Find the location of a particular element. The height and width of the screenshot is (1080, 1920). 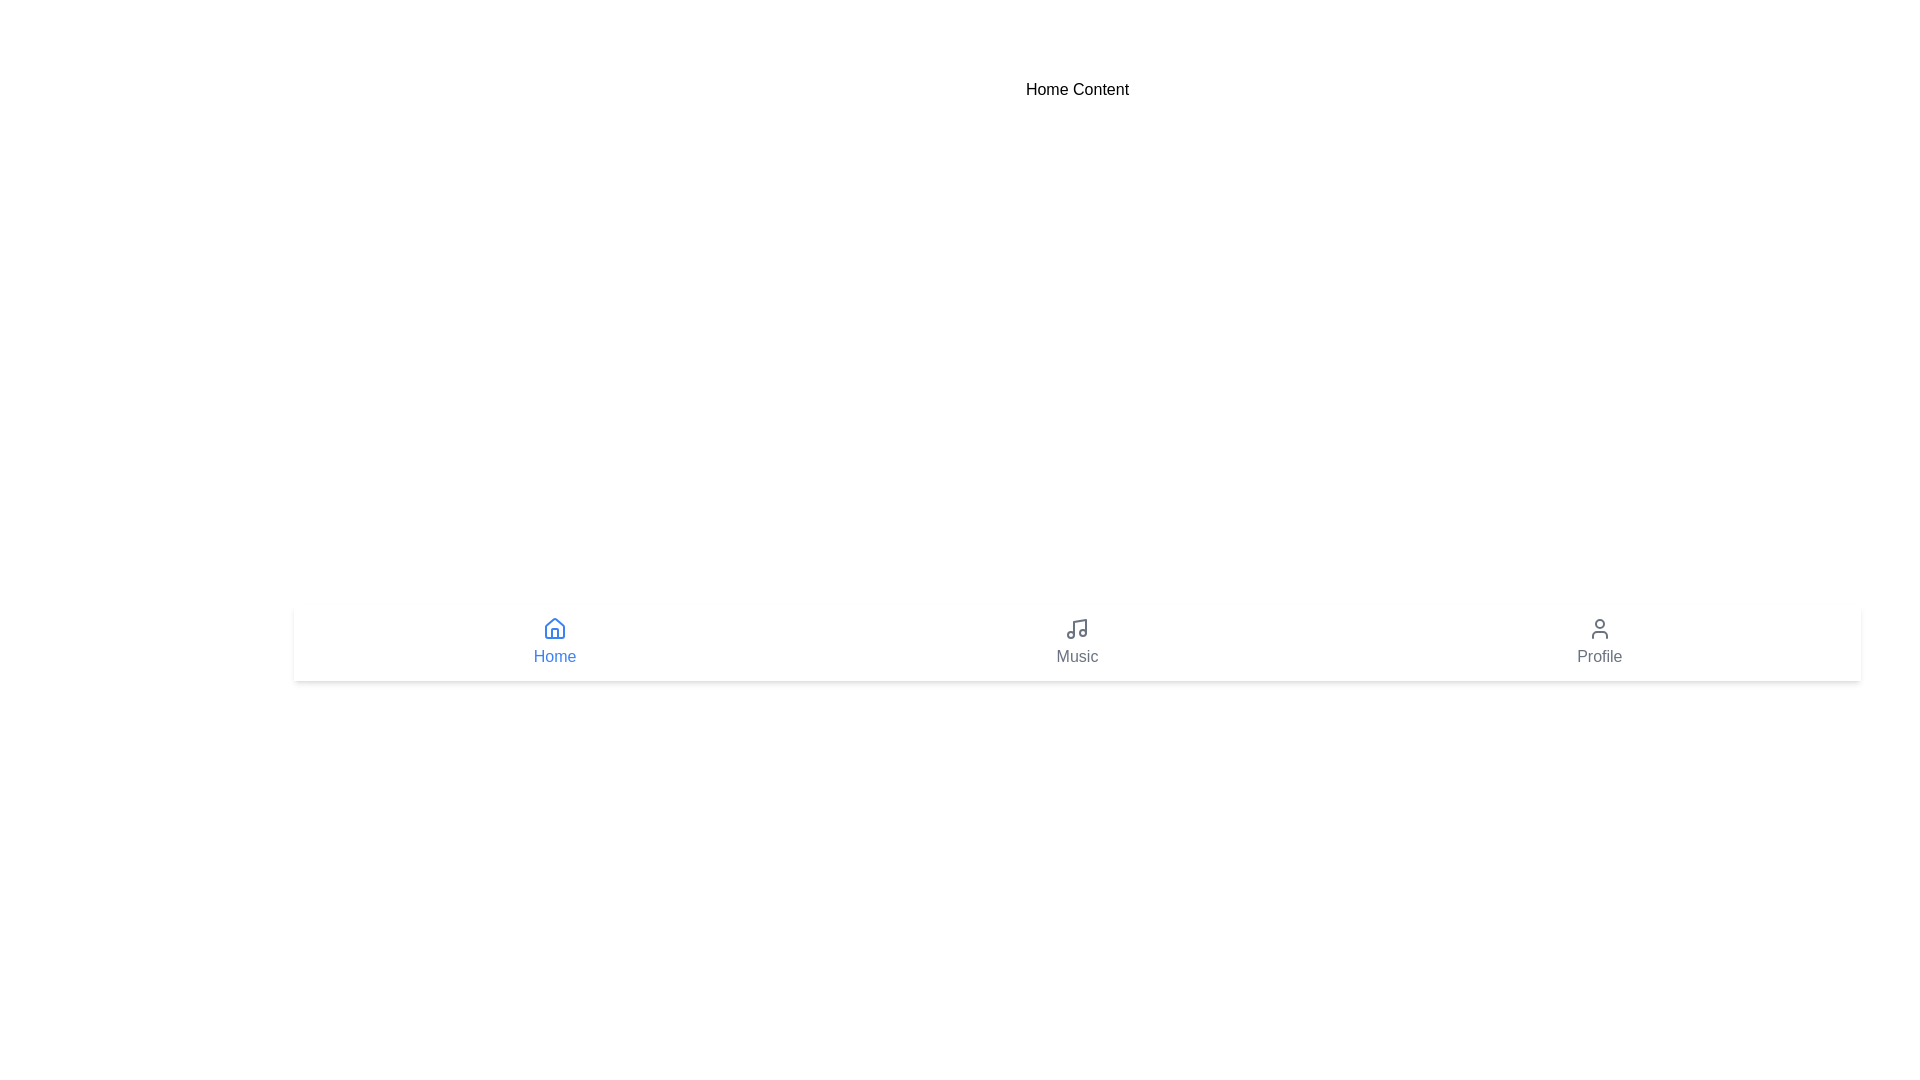

the musical note icon located in the center of the bottom navigation bar within the 'Music' tab section is located at coordinates (1076, 627).